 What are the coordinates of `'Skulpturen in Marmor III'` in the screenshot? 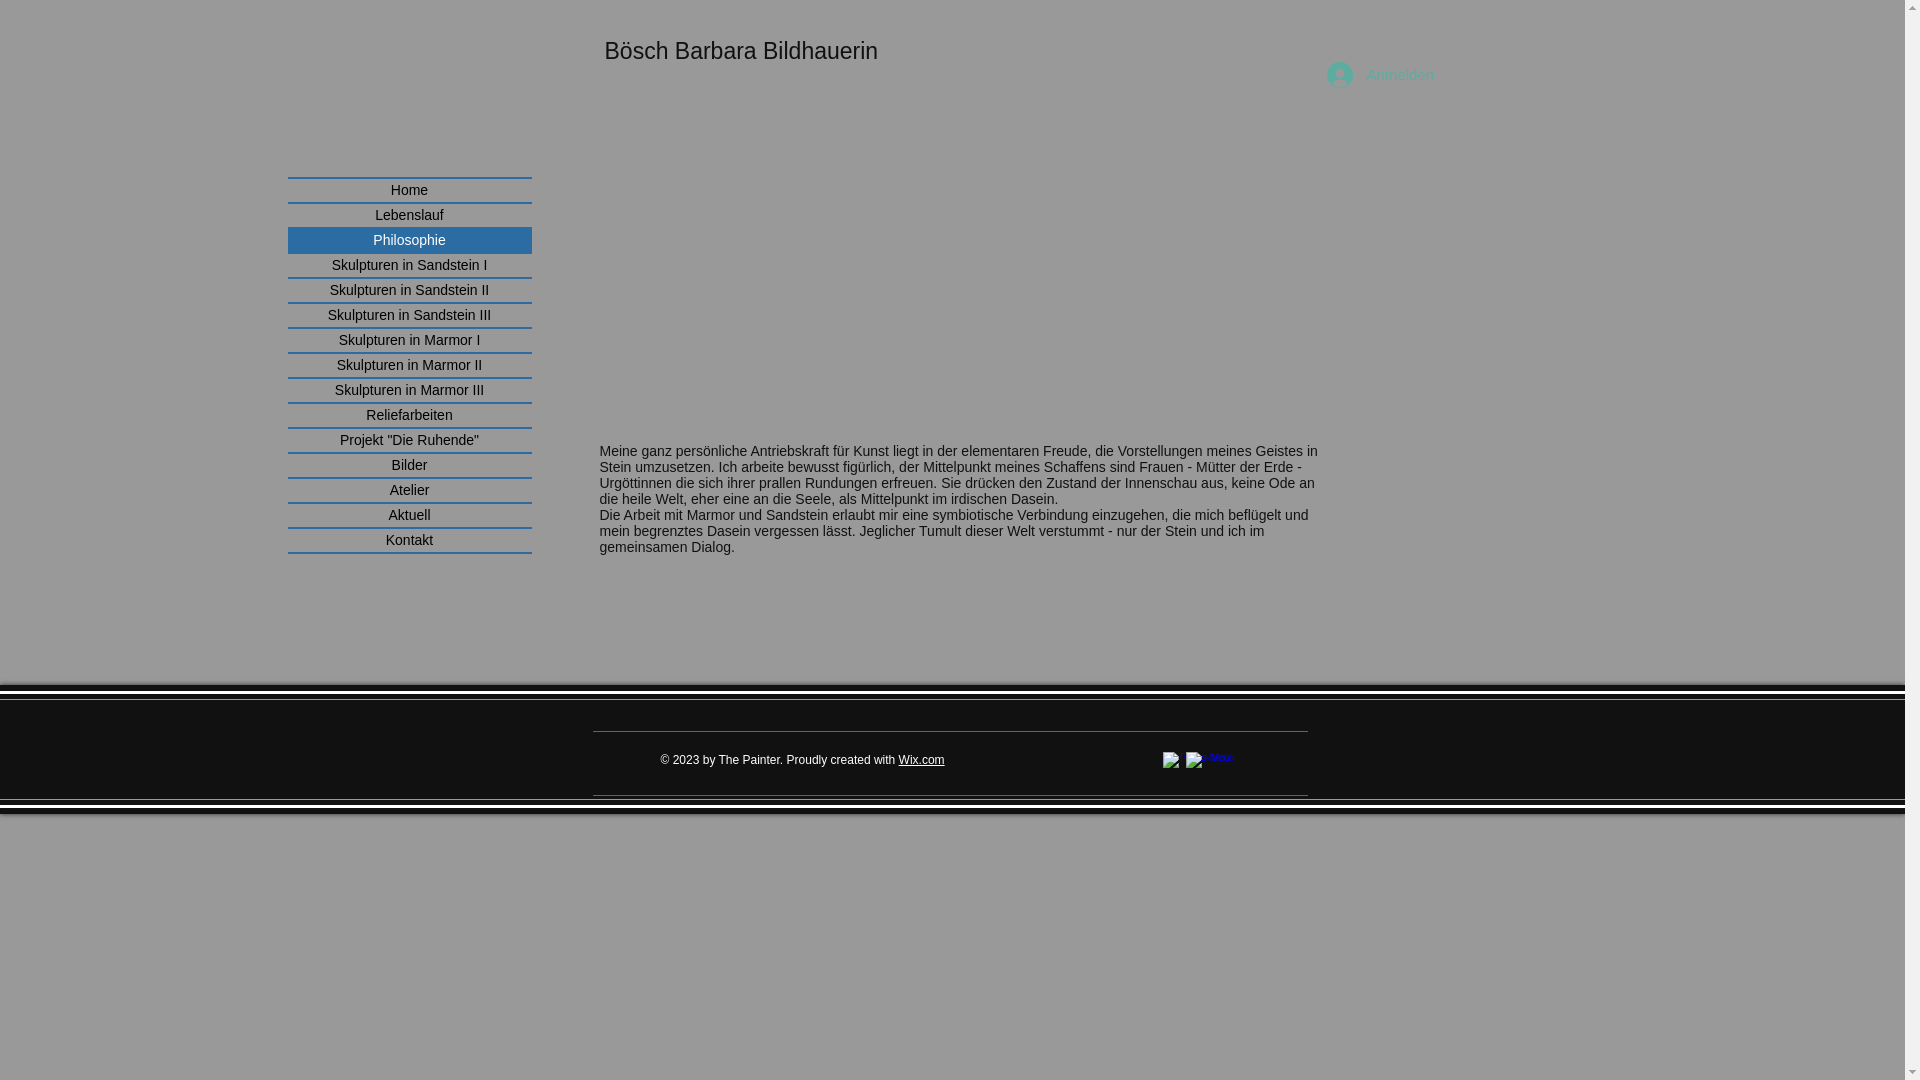 It's located at (408, 390).